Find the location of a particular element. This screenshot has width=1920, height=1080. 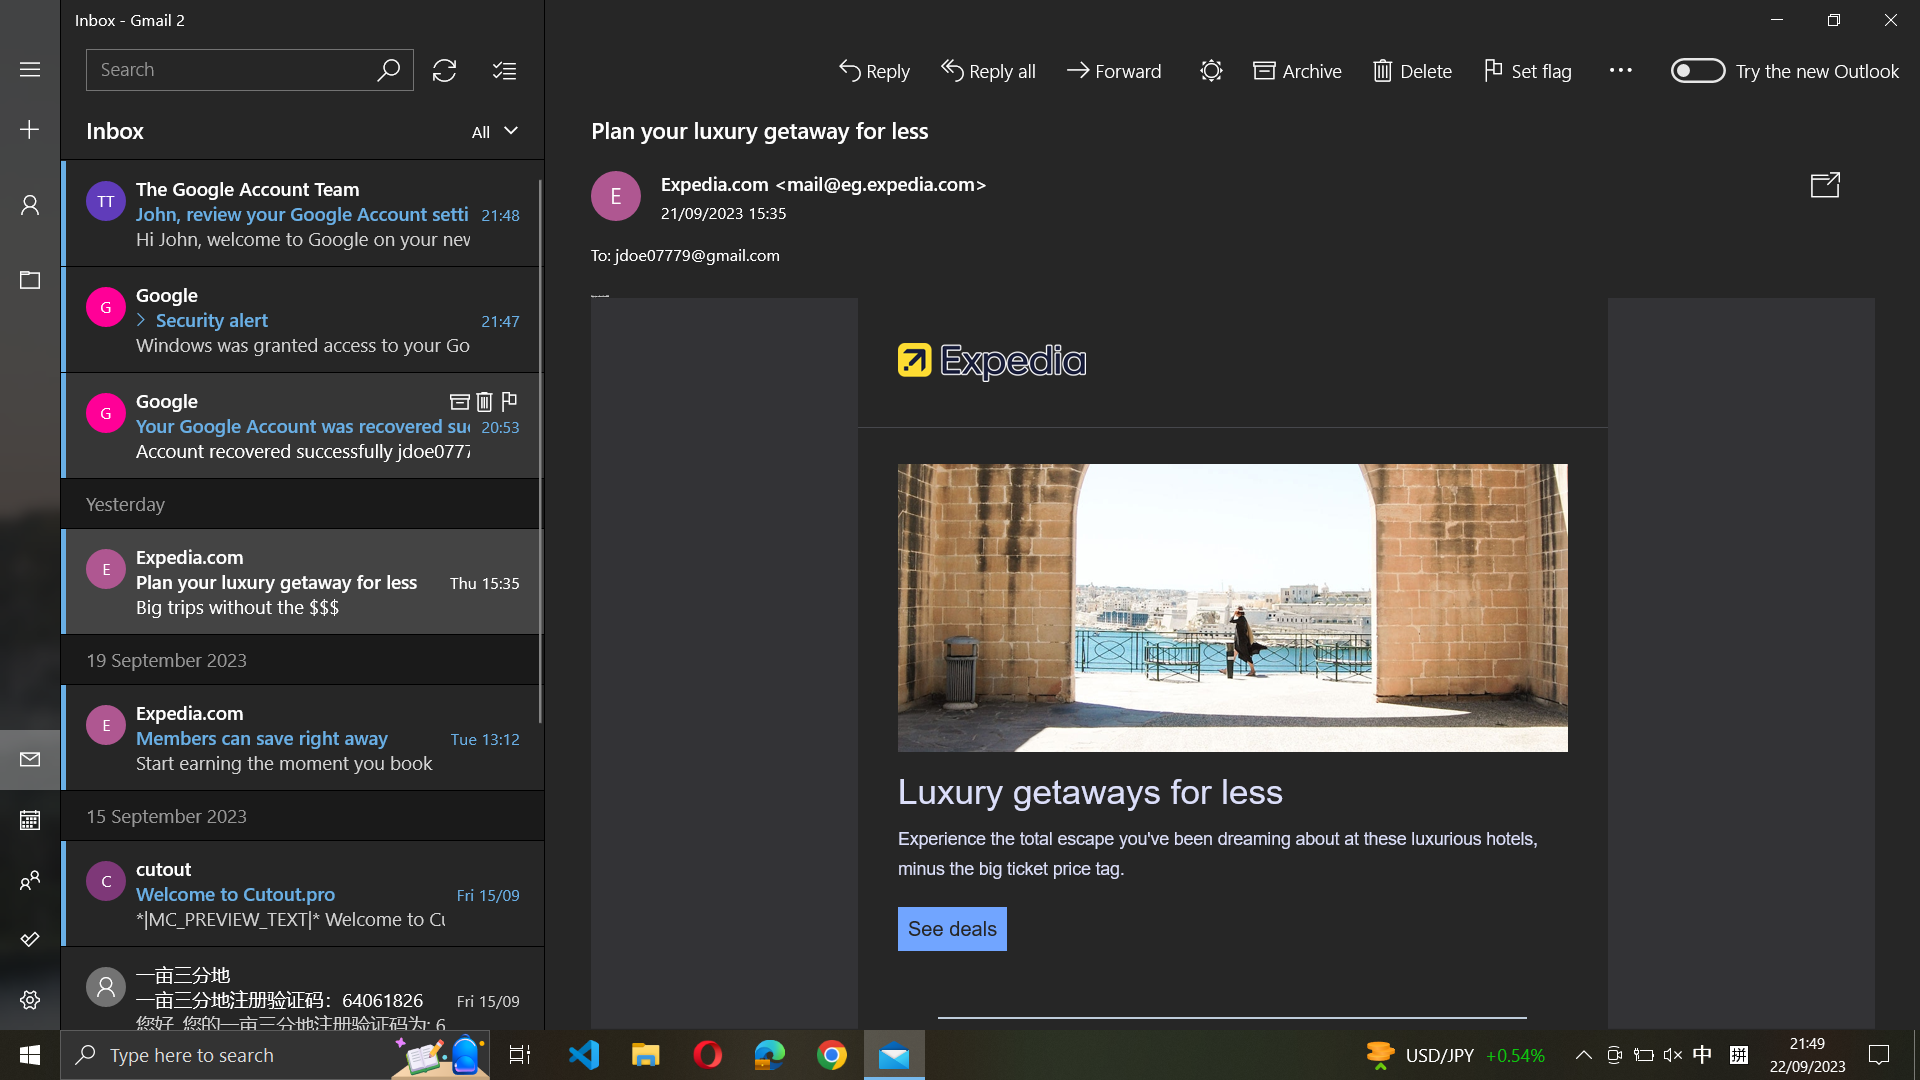

all correspondence from Expedia.com in mail is located at coordinates (248, 68).